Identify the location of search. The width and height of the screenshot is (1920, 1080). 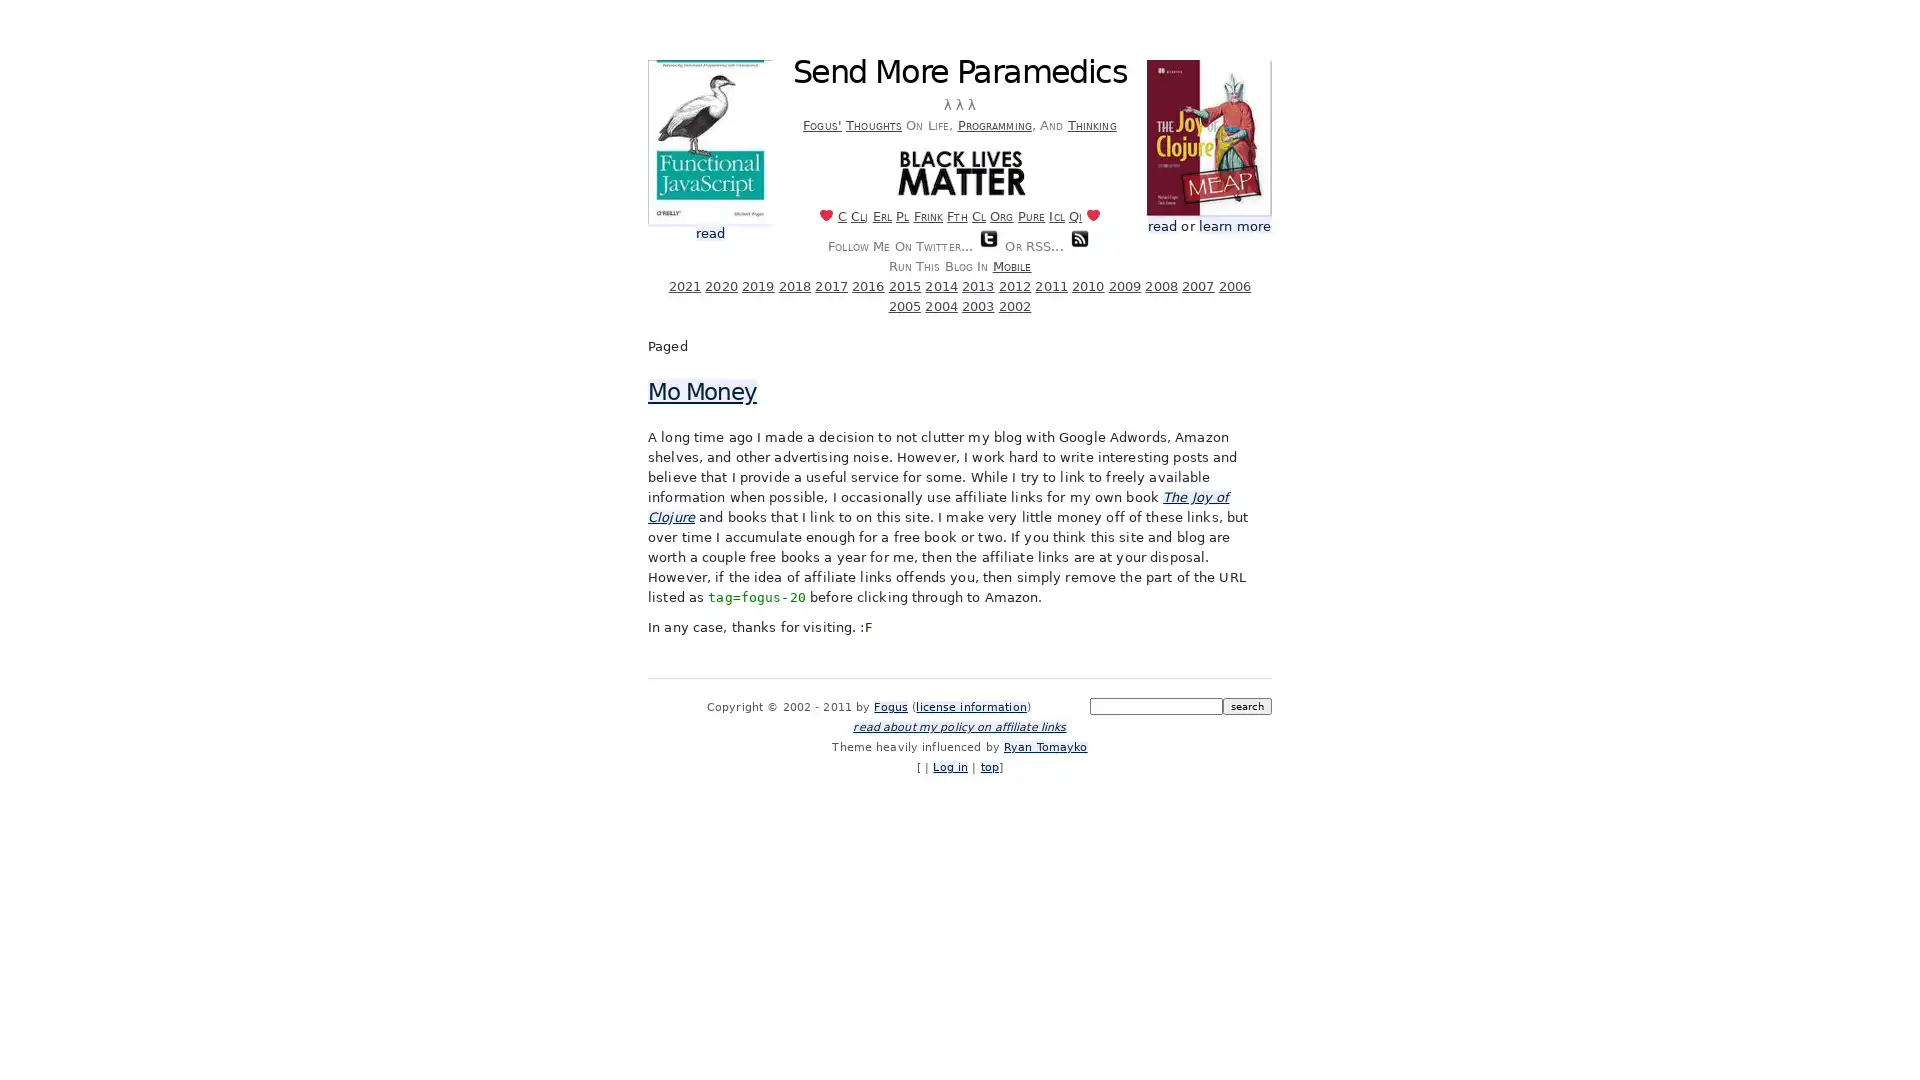
(1246, 704).